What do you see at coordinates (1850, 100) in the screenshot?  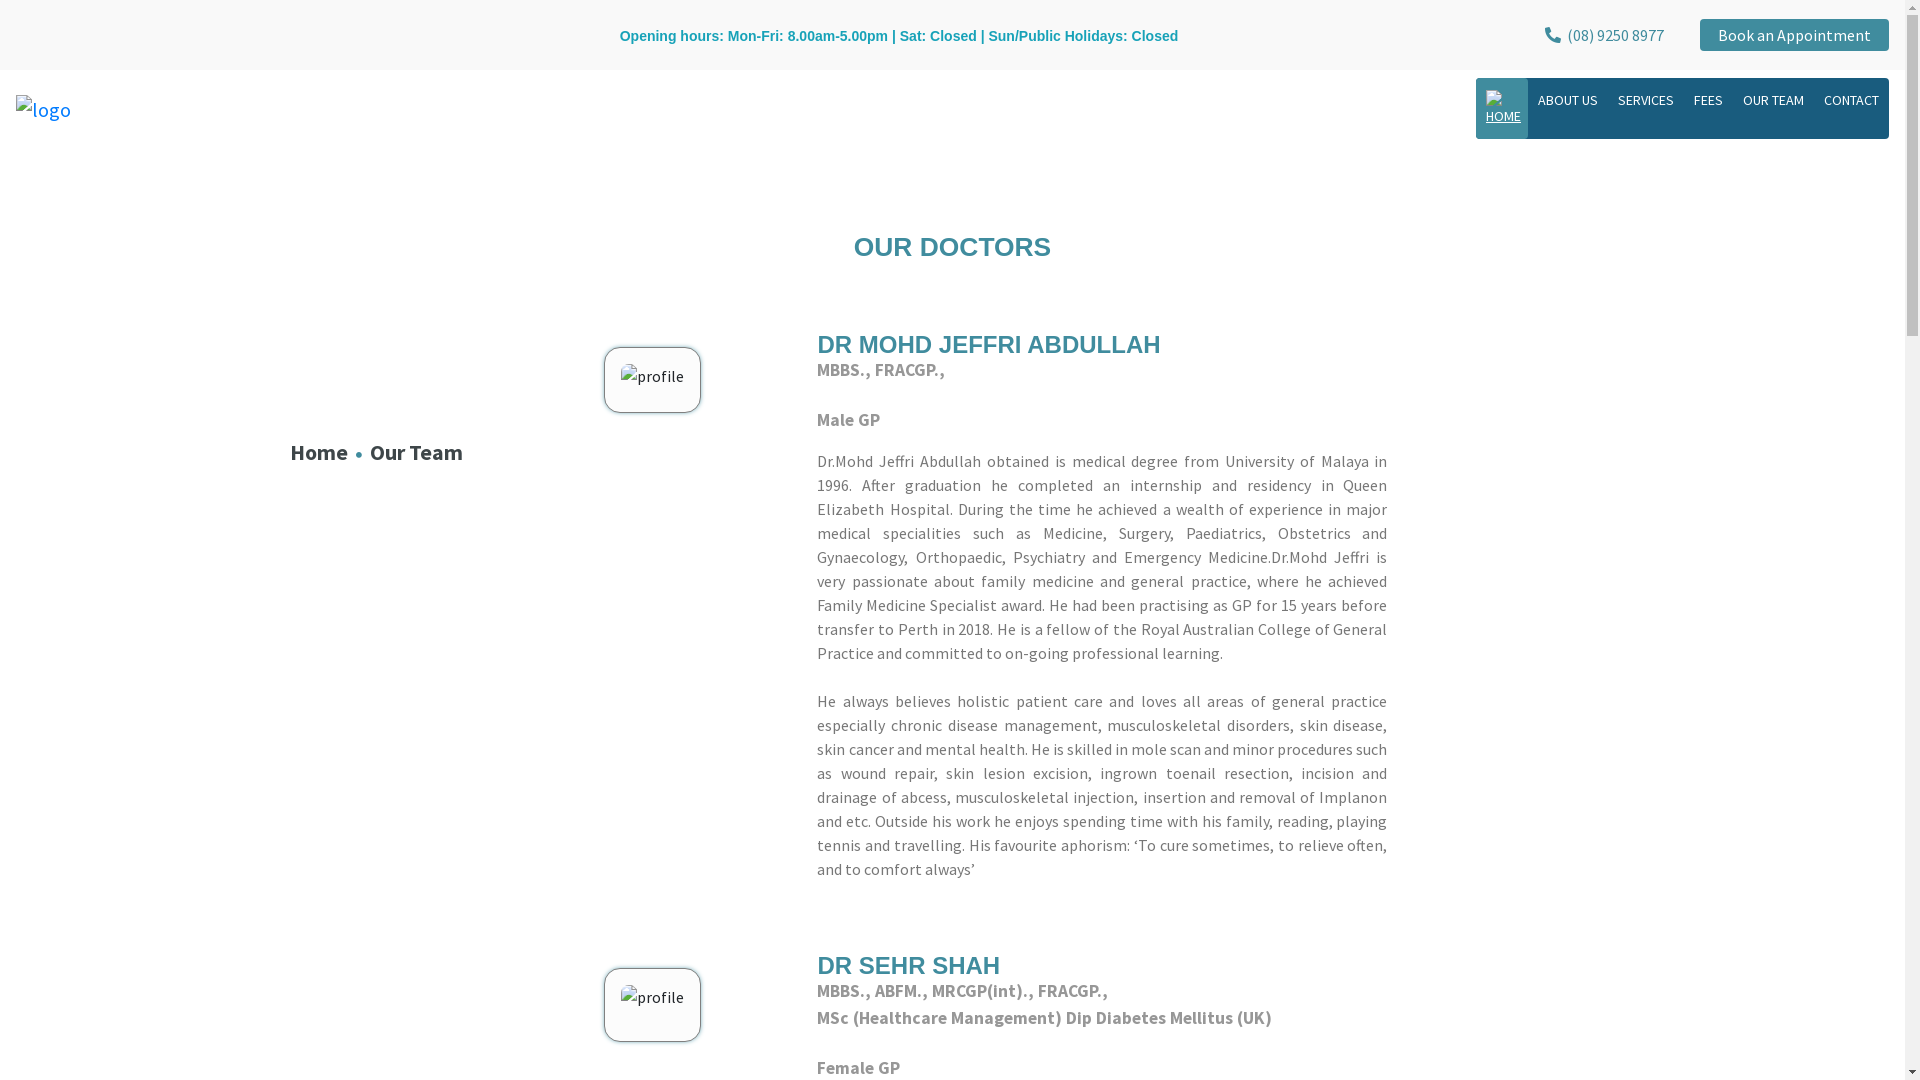 I see `'CONTACT'` at bounding box center [1850, 100].